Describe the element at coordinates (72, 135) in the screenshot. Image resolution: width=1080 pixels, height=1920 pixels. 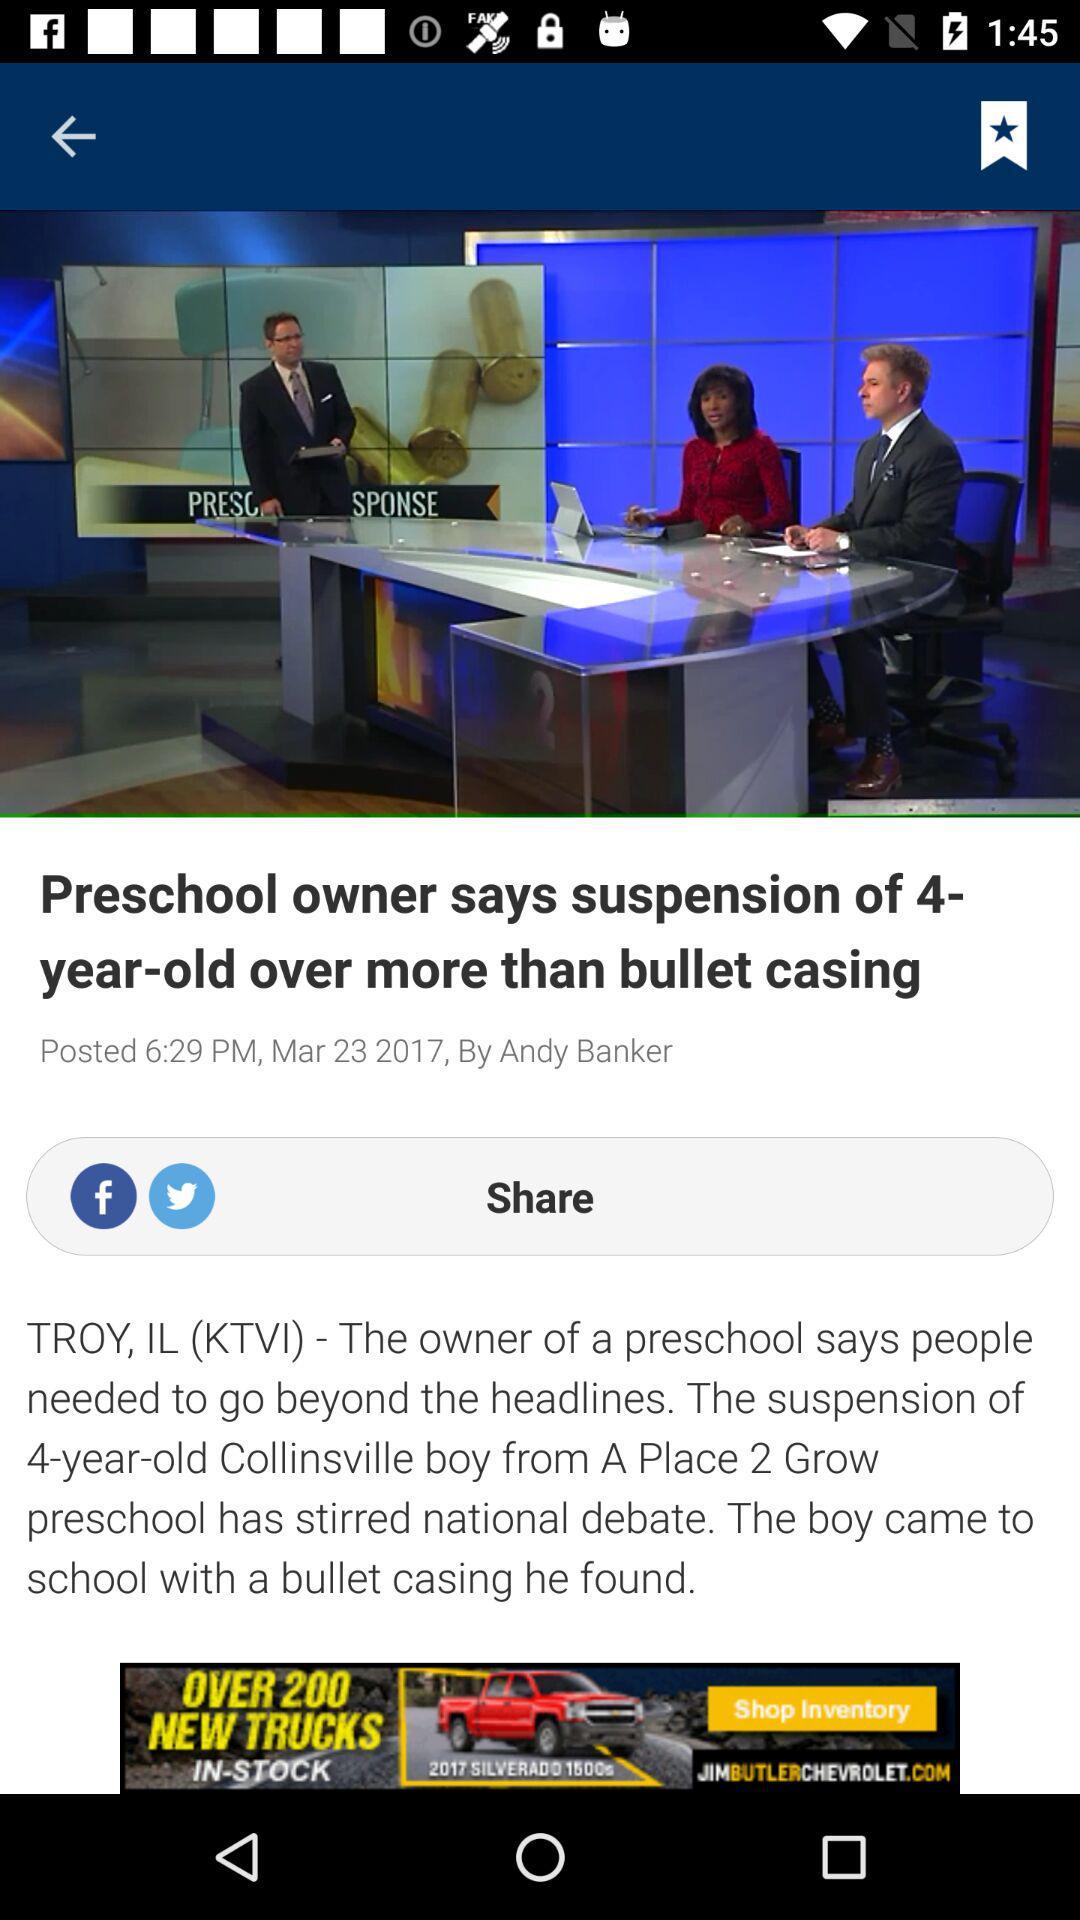
I see `the arrow_backward icon` at that location.